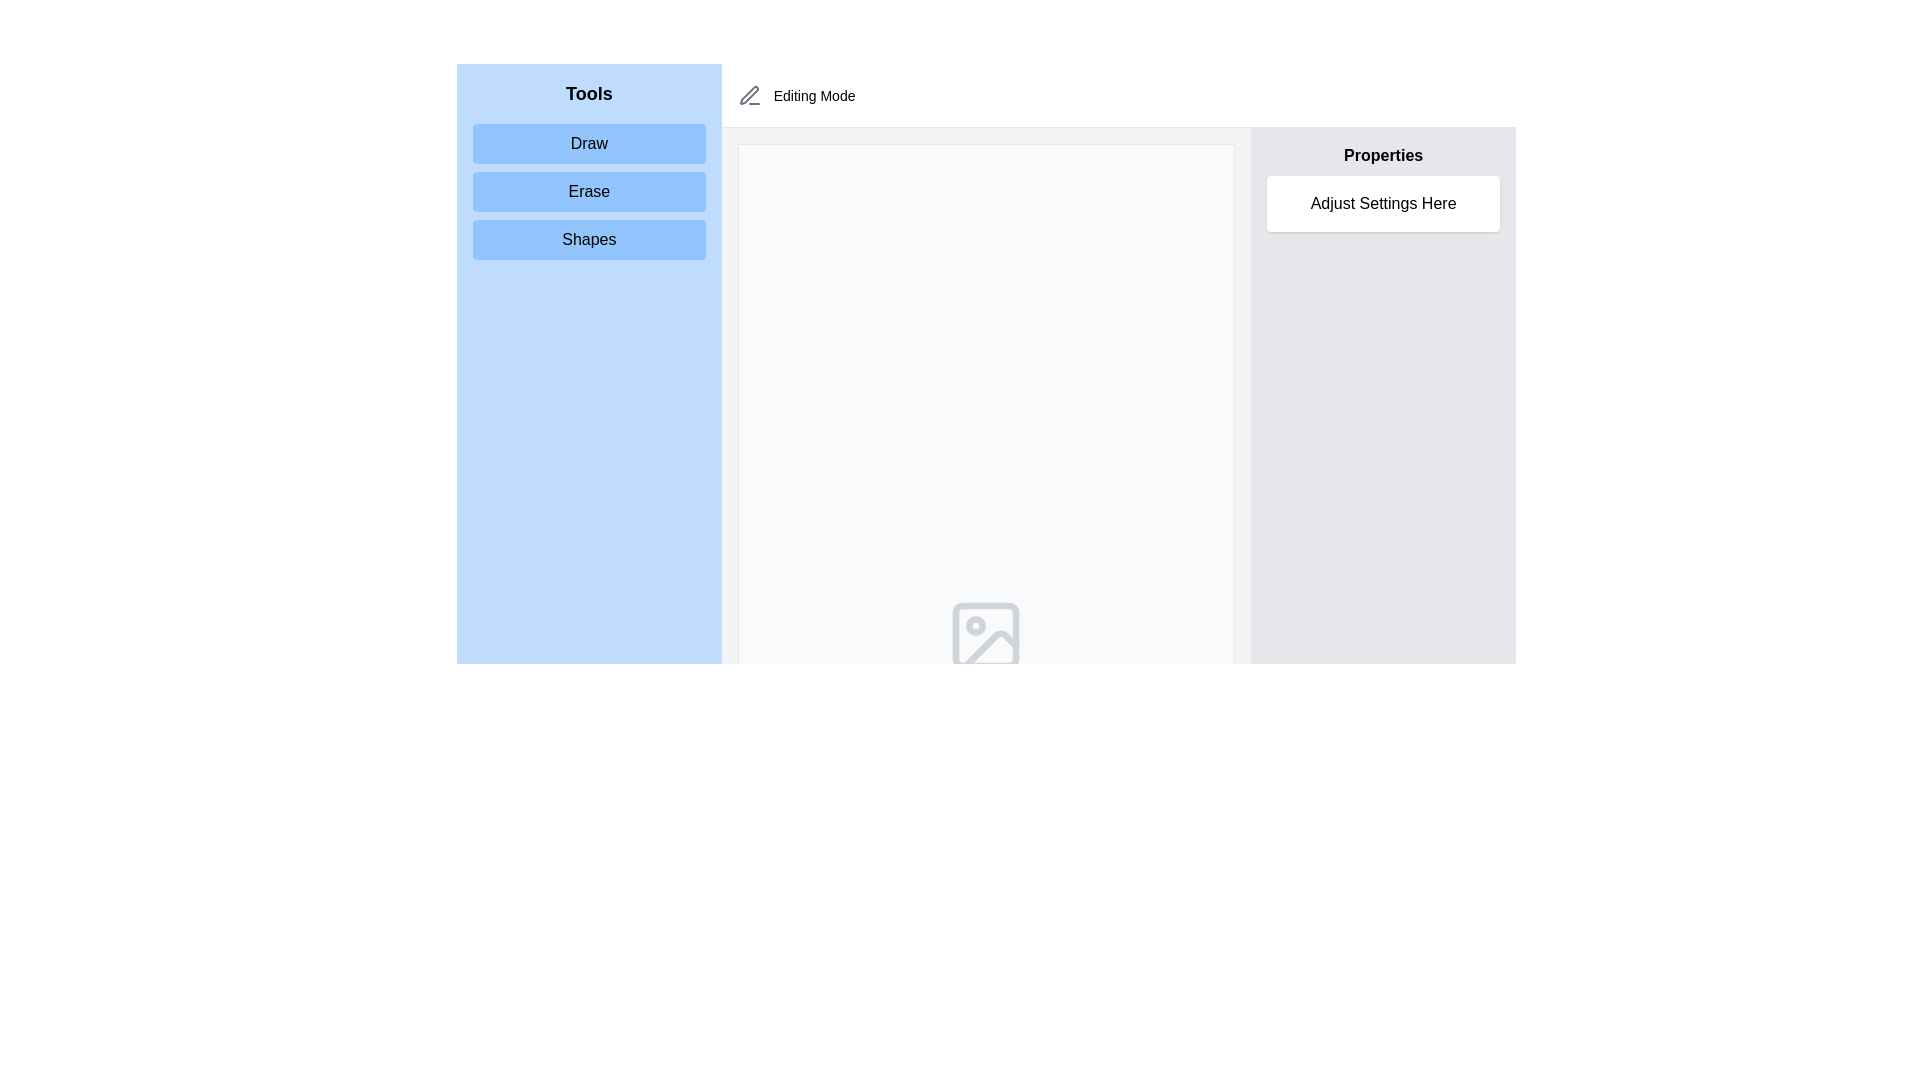  What do you see at coordinates (1382, 154) in the screenshot?
I see `the 'Properties' text label, which is a bold text widget displayed at the upper part of a section on the right side of the interface, located directly above the 'Adjust Settings Here' box` at bounding box center [1382, 154].